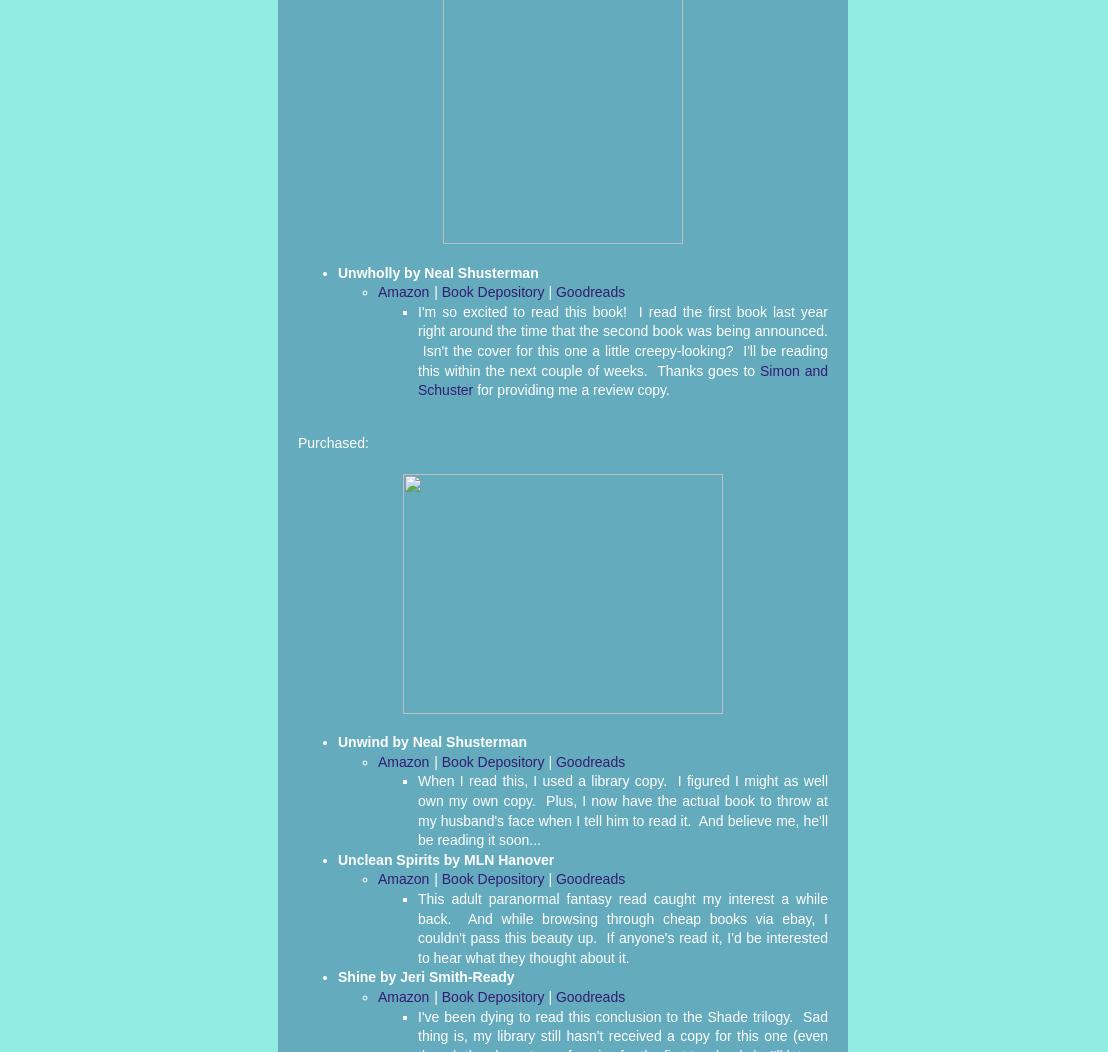 The height and width of the screenshot is (1052, 1108). Describe the element at coordinates (337, 741) in the screenshot. I see `'Unwind by Neal Shusterman'` at that location.